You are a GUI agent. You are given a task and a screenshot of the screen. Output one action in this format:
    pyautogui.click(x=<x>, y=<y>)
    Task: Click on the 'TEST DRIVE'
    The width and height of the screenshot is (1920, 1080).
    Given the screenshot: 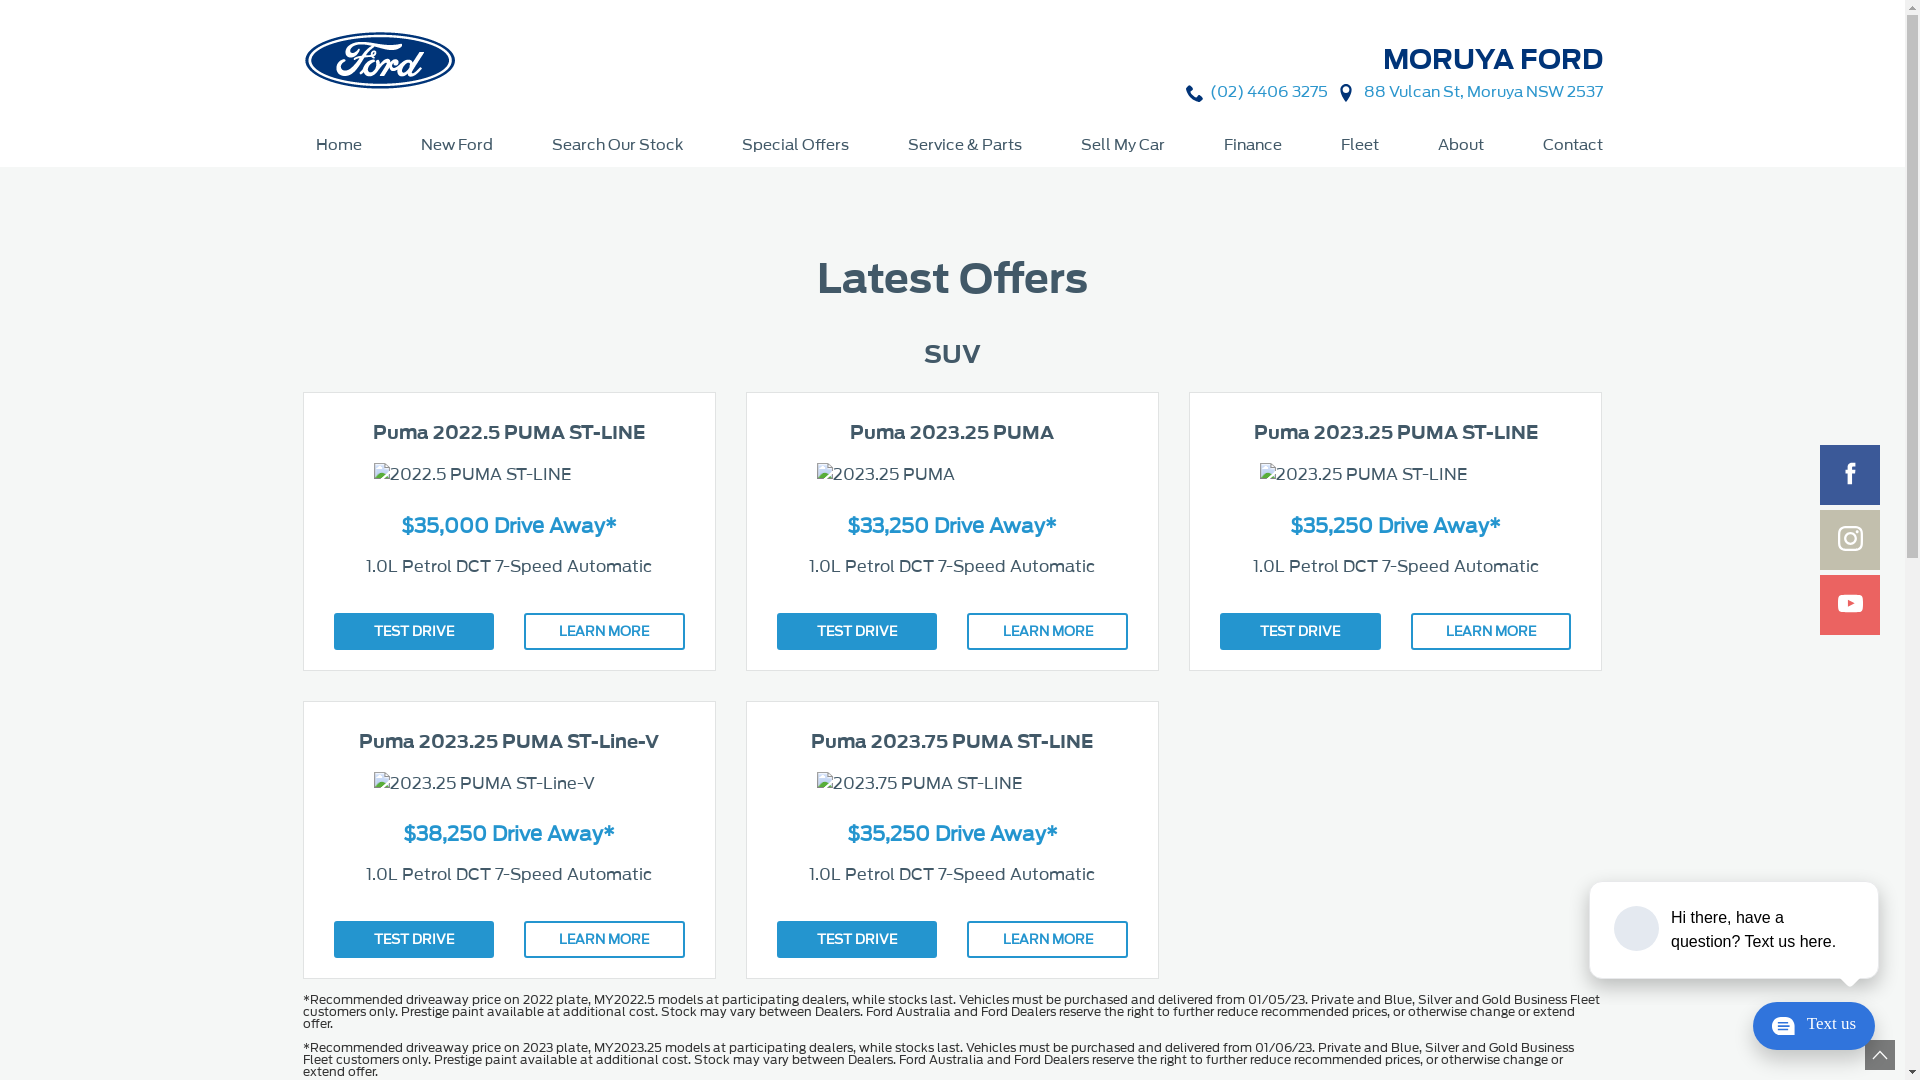 What is the action you would take?
    pyautogui.click(x=413, y=631)
    